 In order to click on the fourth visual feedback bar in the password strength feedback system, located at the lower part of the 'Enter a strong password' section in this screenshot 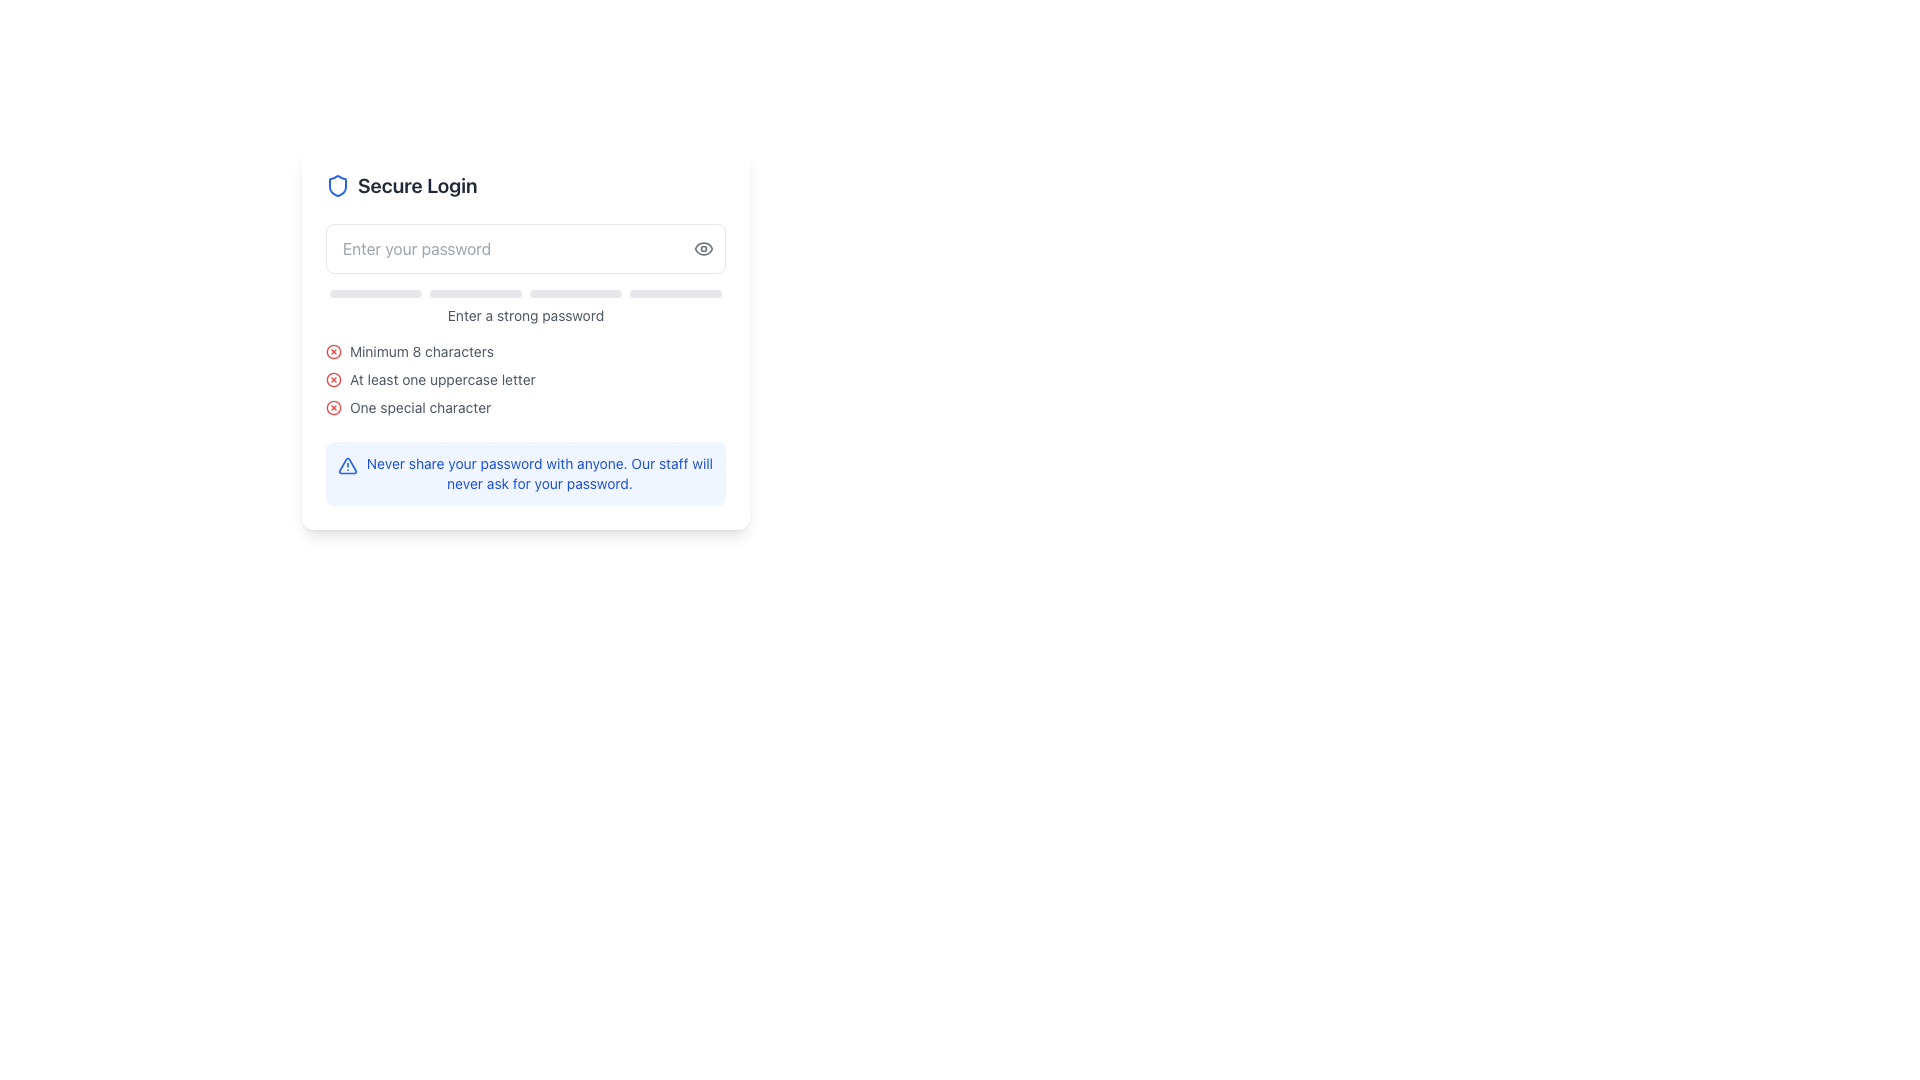, I will do `click(676, 293)`.